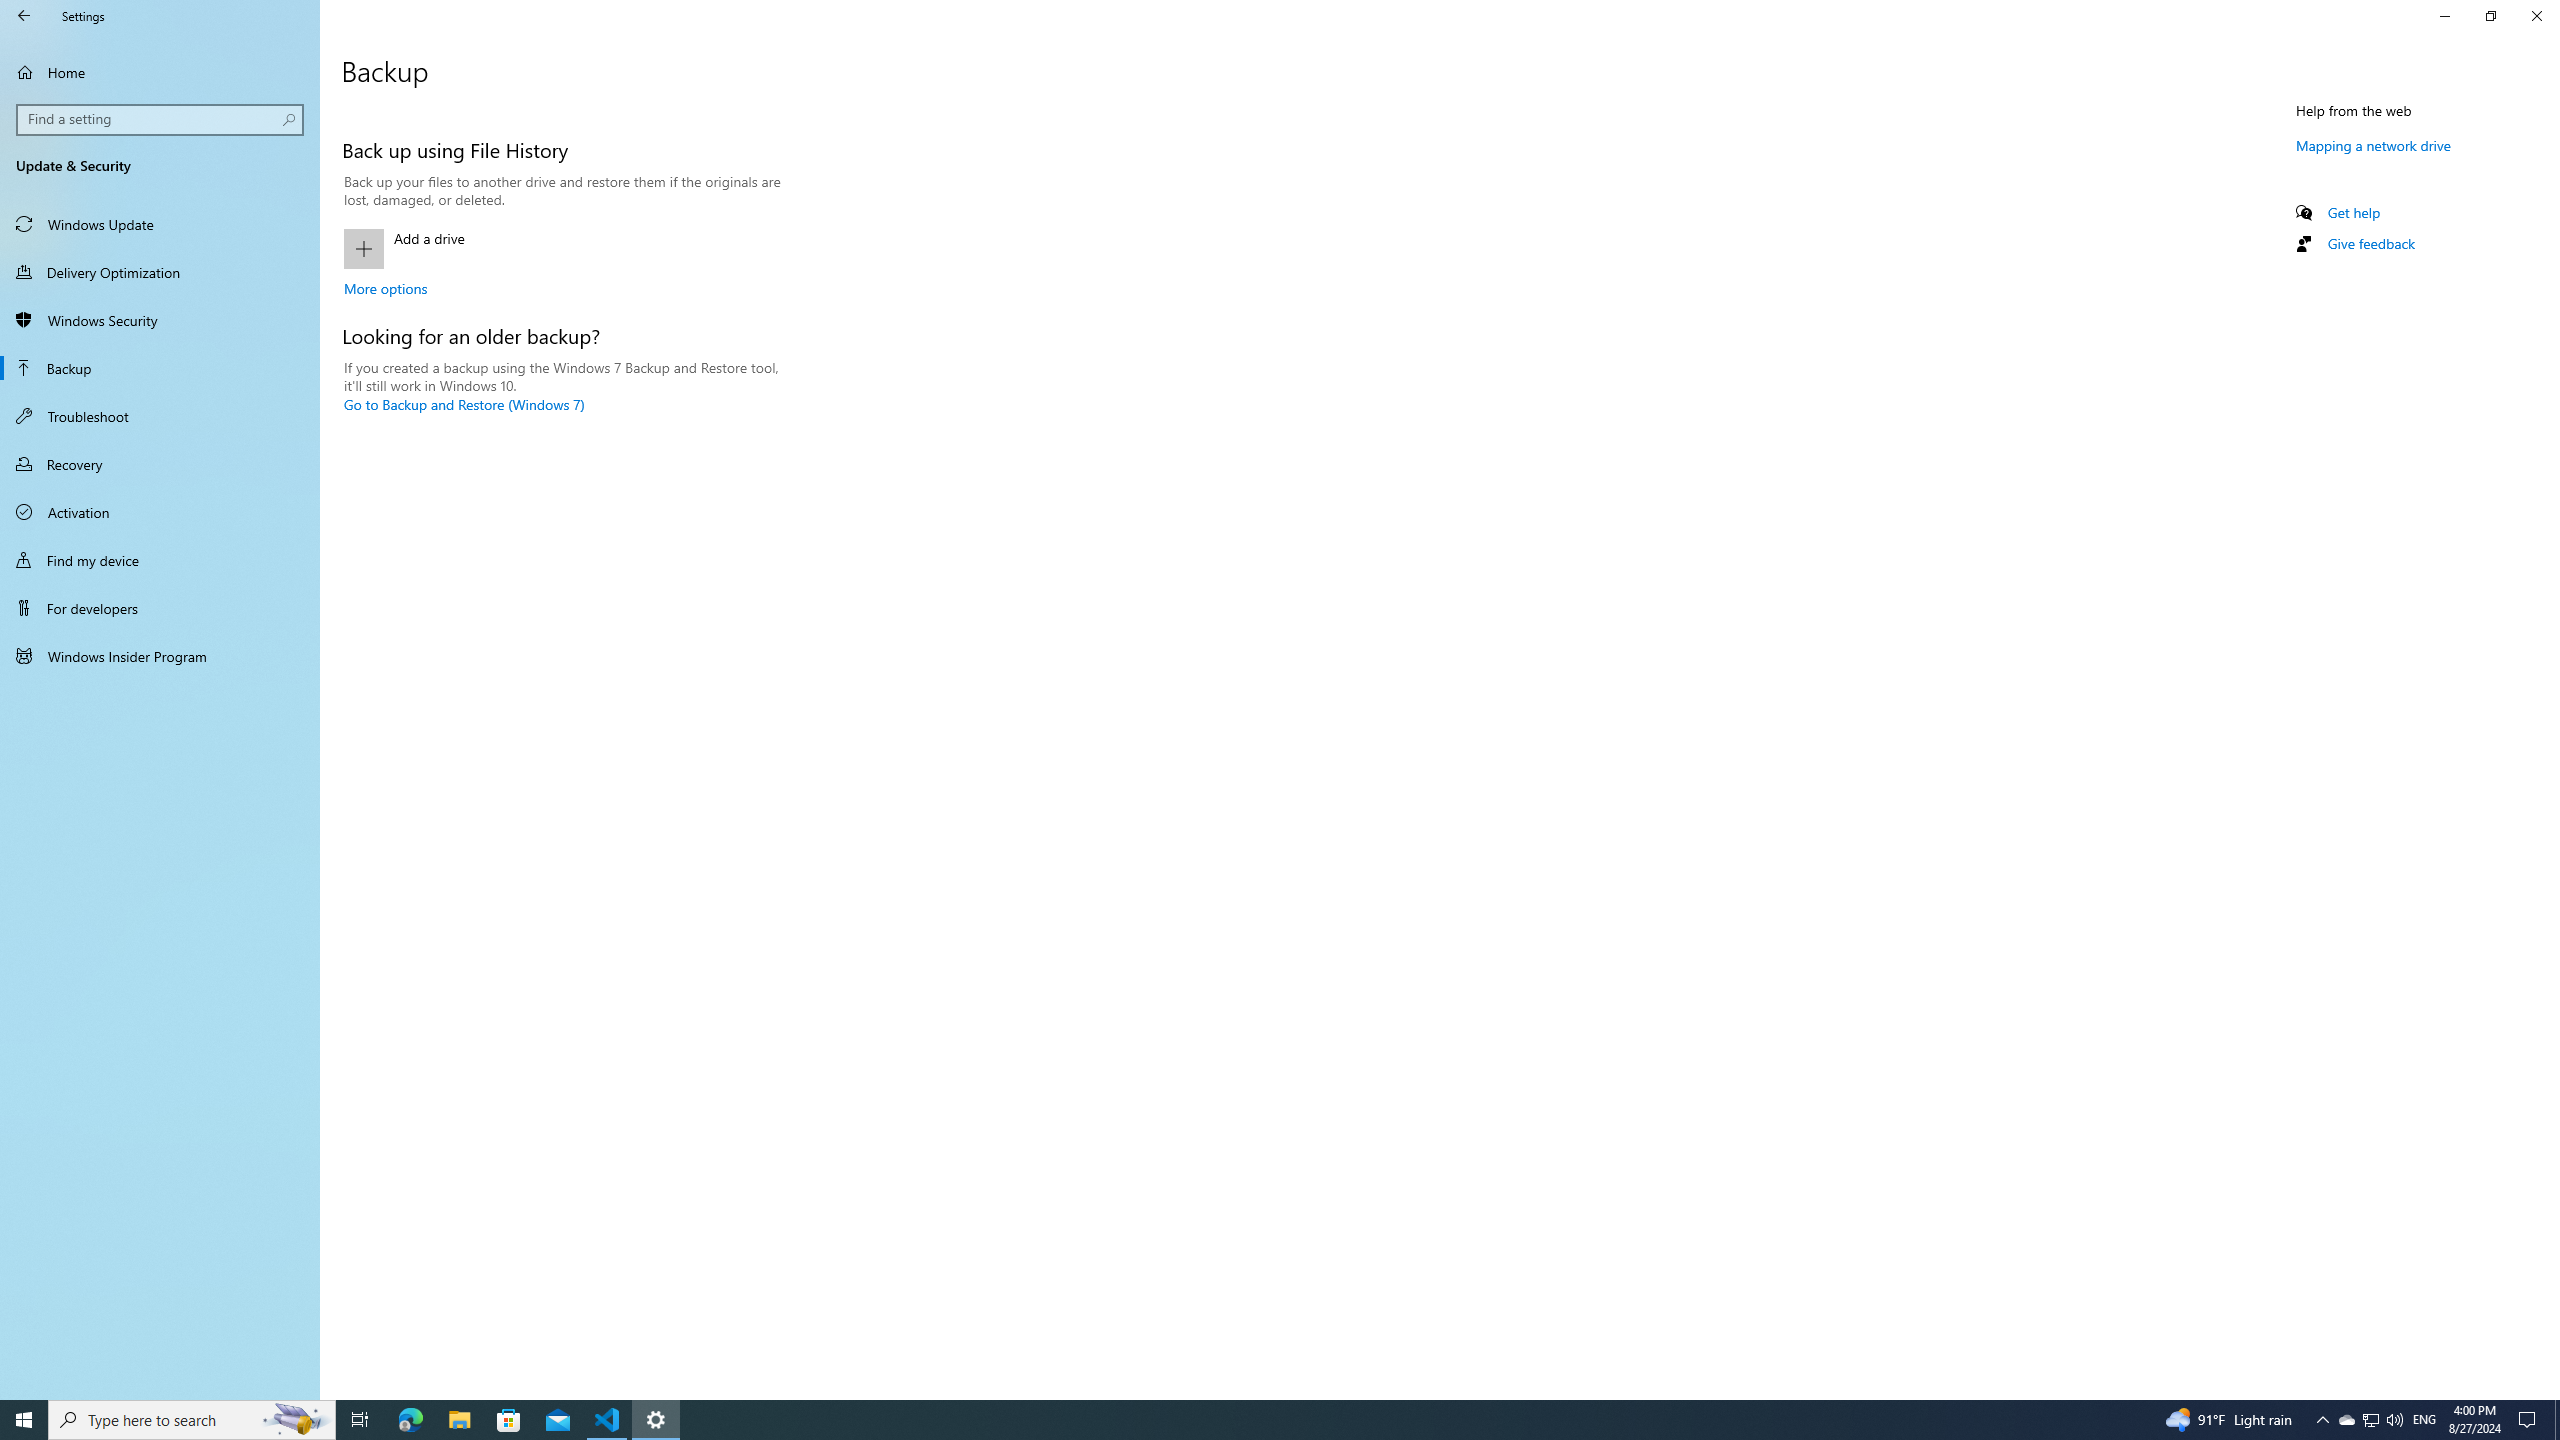 This screenshot has height=1440, width=2560. I want to click on 'Visual Studio Code - 1 running window', so click(607, 1418).